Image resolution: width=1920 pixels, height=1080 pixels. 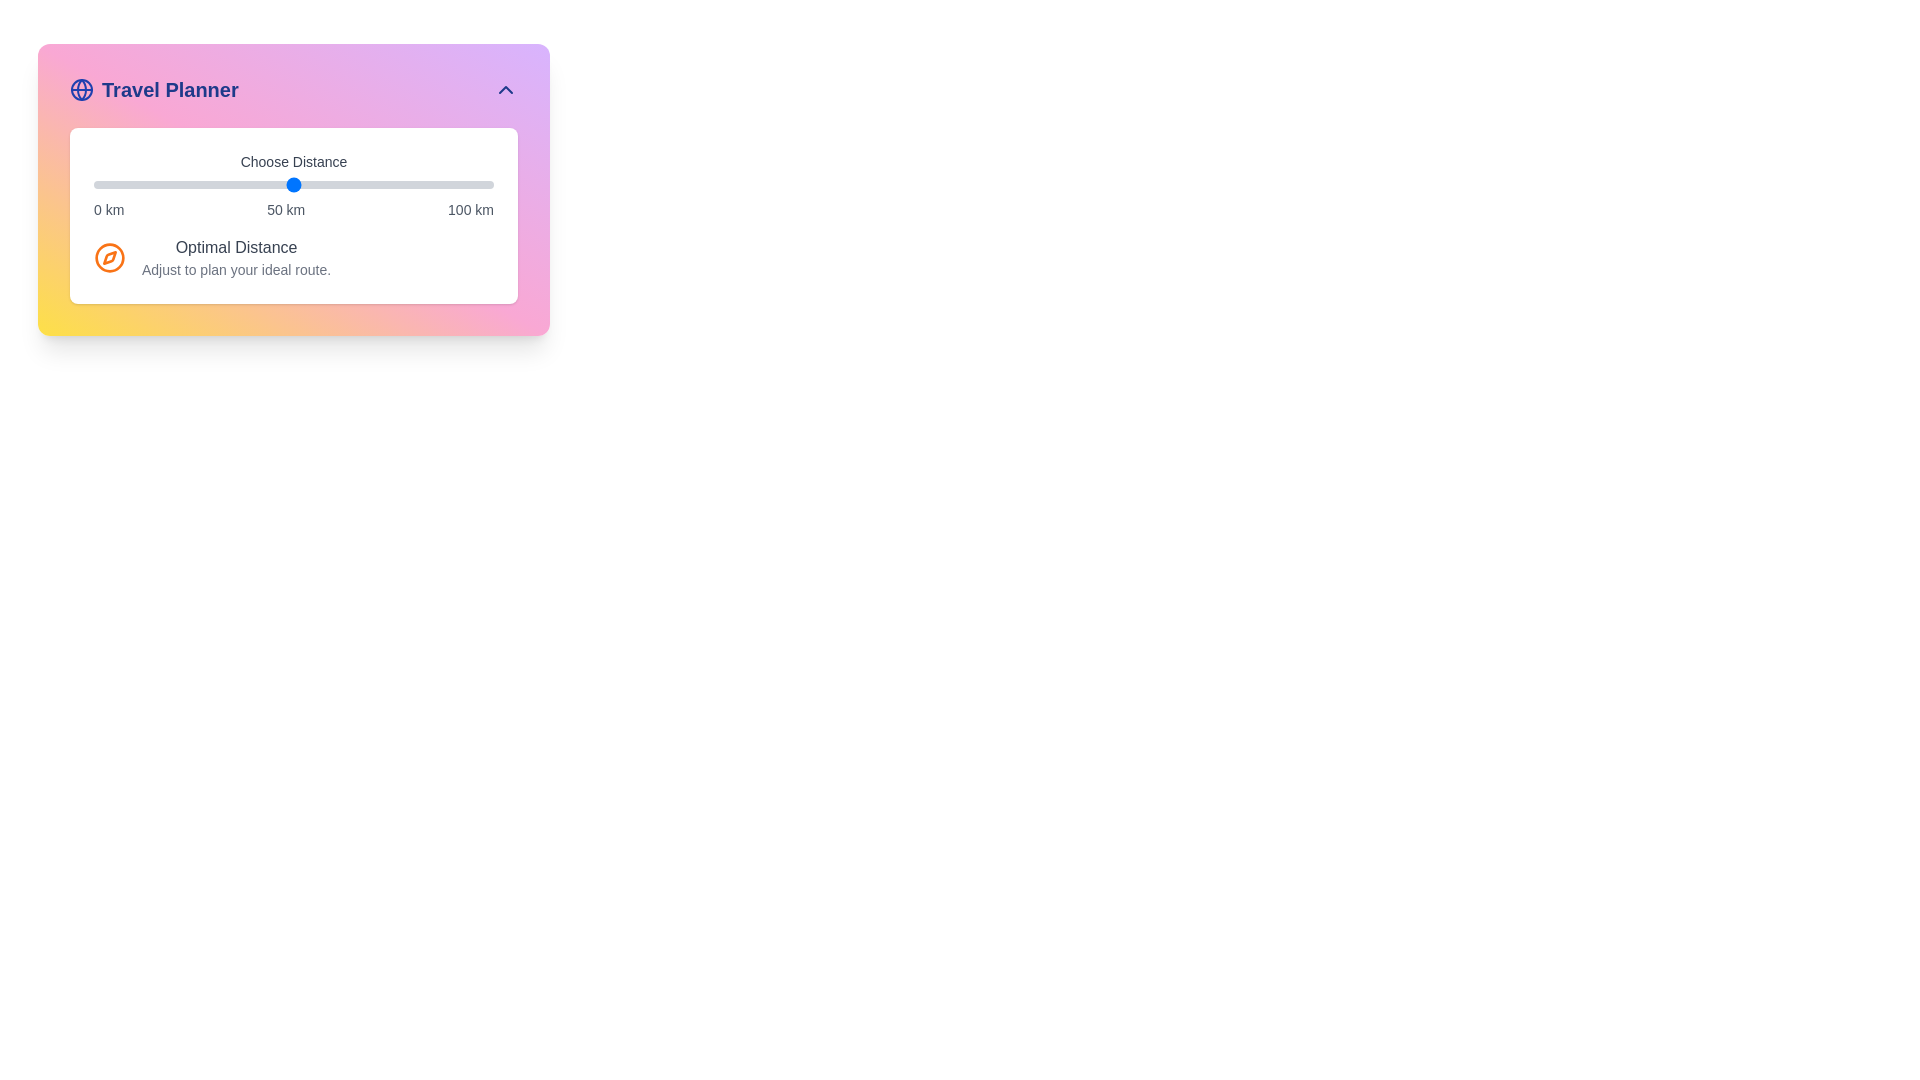 I want to click on the text label that displays 'Optimal Distance', which is centrally located above the smaller text 'Adjust to plan your ideal route.', so click(x=236, y=246).